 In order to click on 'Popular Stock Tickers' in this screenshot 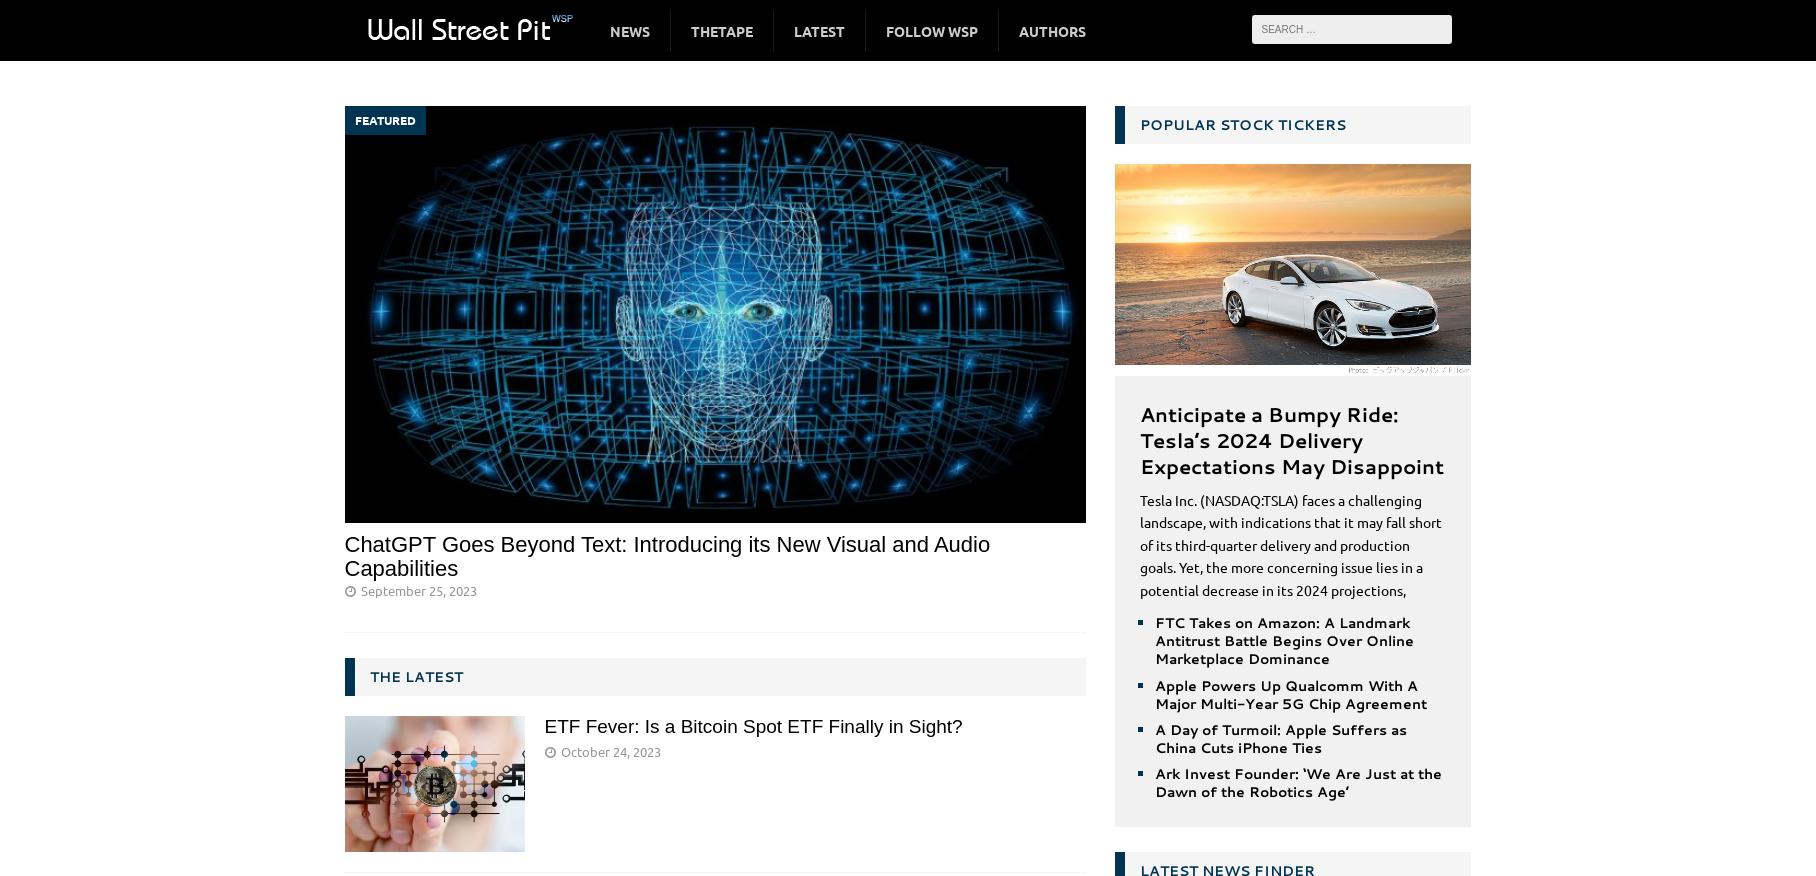, I will do `click(1240, 124)`.